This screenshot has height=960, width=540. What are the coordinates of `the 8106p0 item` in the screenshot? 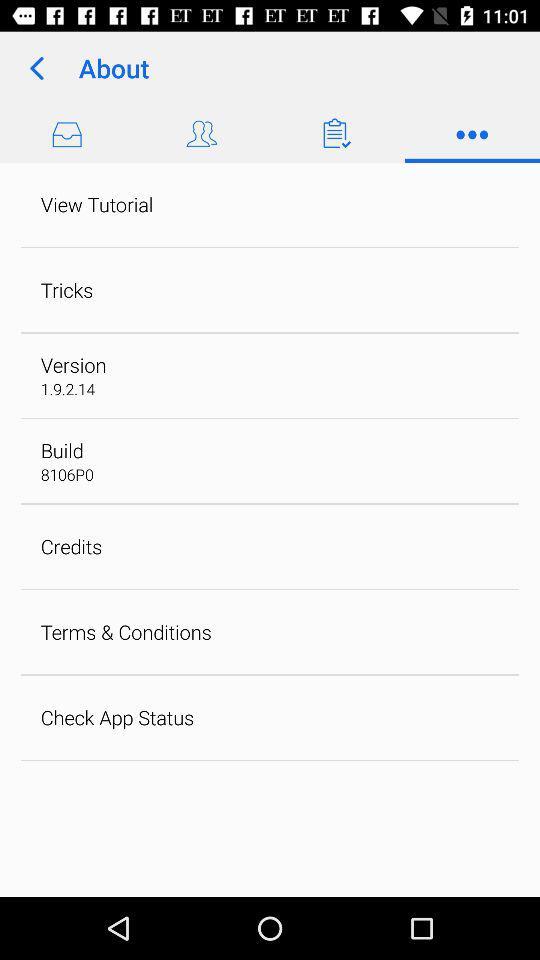 It's located at (67, 474).